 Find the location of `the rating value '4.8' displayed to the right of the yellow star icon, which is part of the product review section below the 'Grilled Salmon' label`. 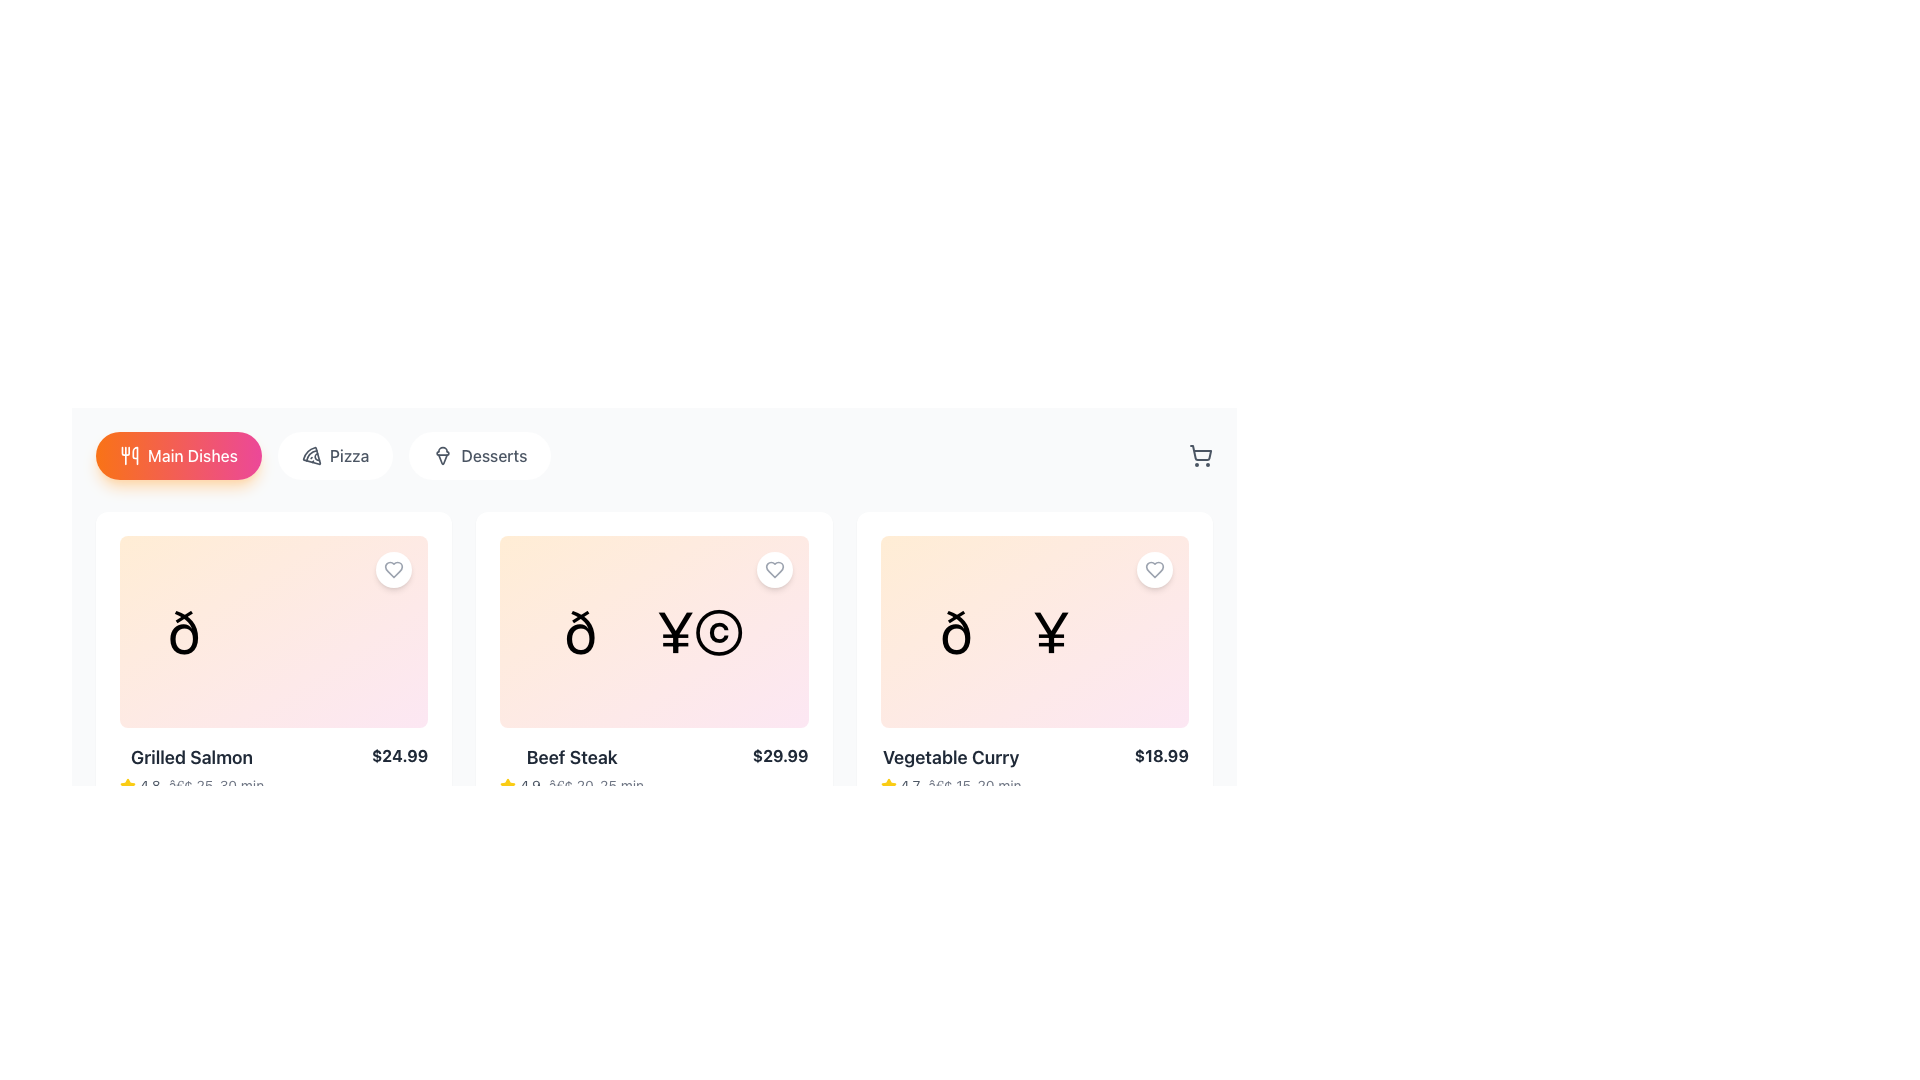

the rating value '4.8' displayed to the right of the yellow star icon, which is part of the product review section below the 'Grilled Salmon' label is located at coordinates (149, 785).